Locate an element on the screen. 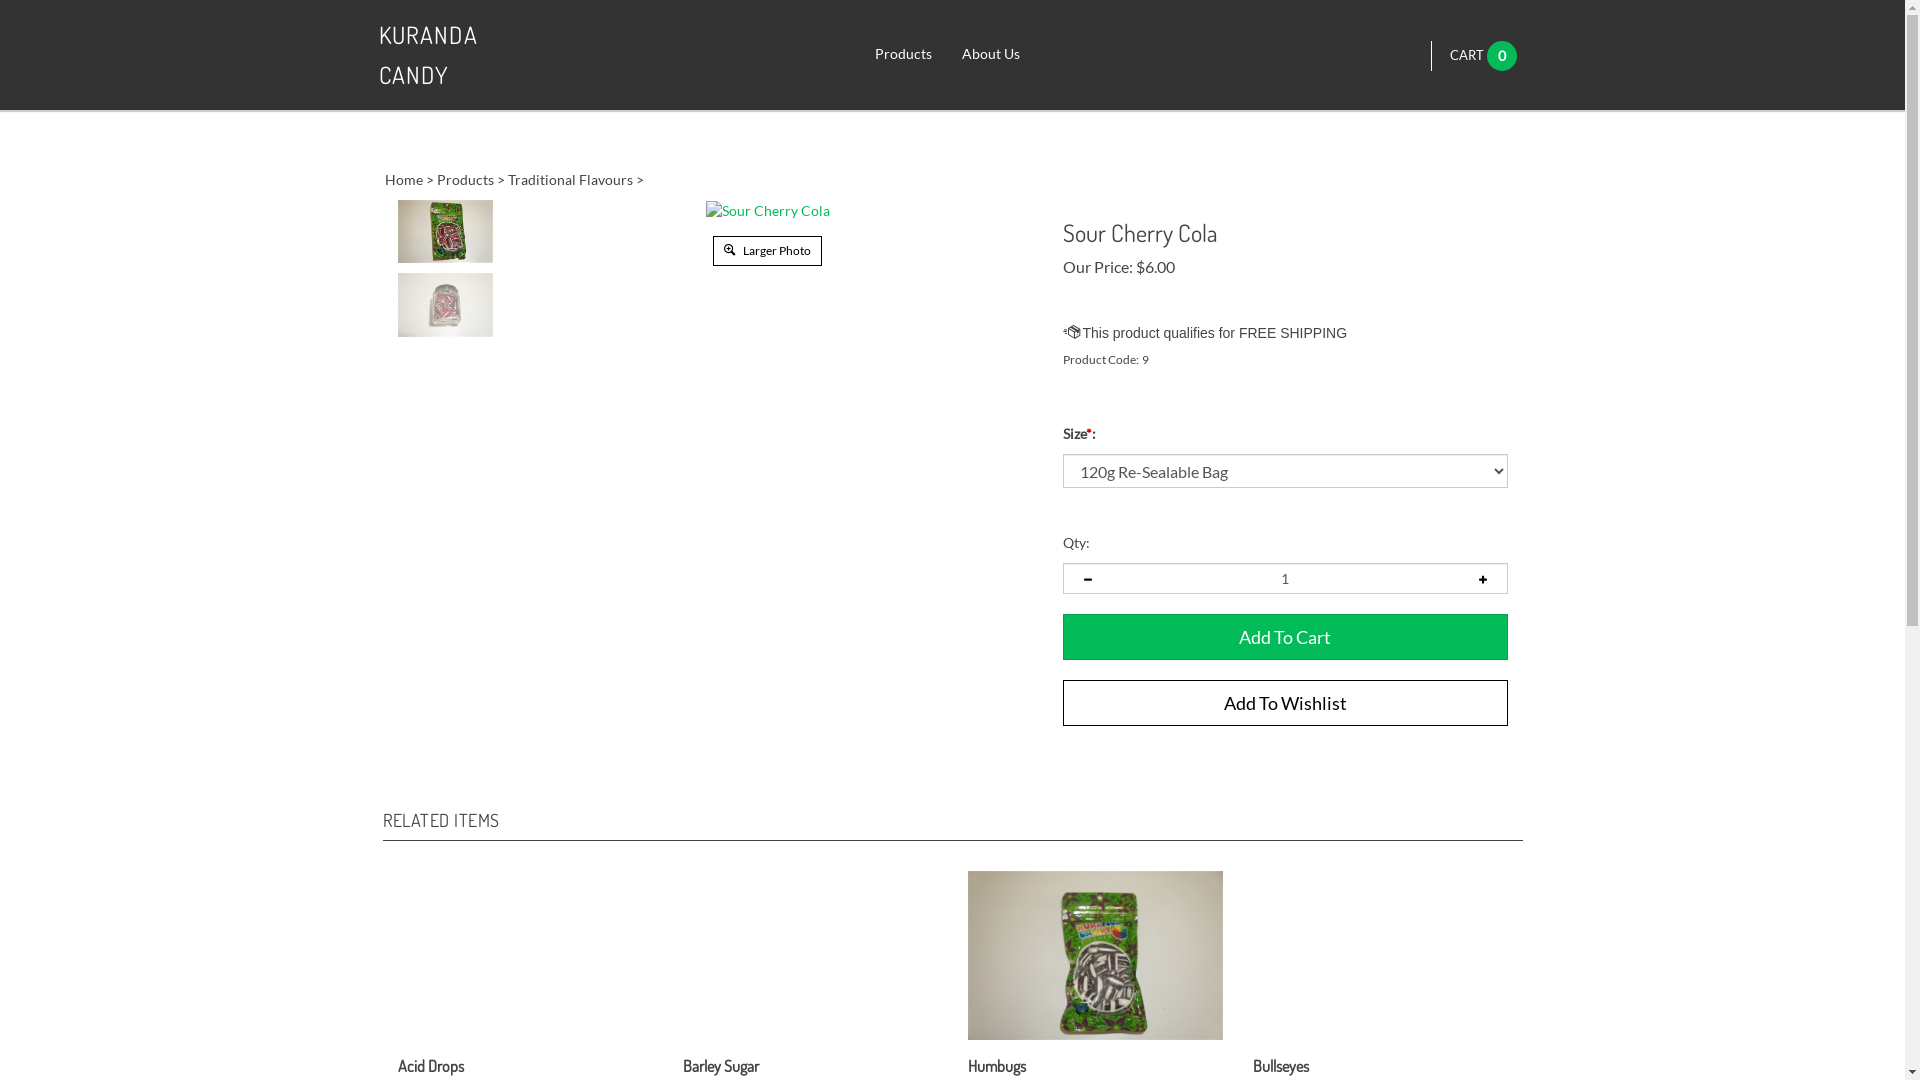  'Sour Cherry Cola' is located at coordinates (767, 210).